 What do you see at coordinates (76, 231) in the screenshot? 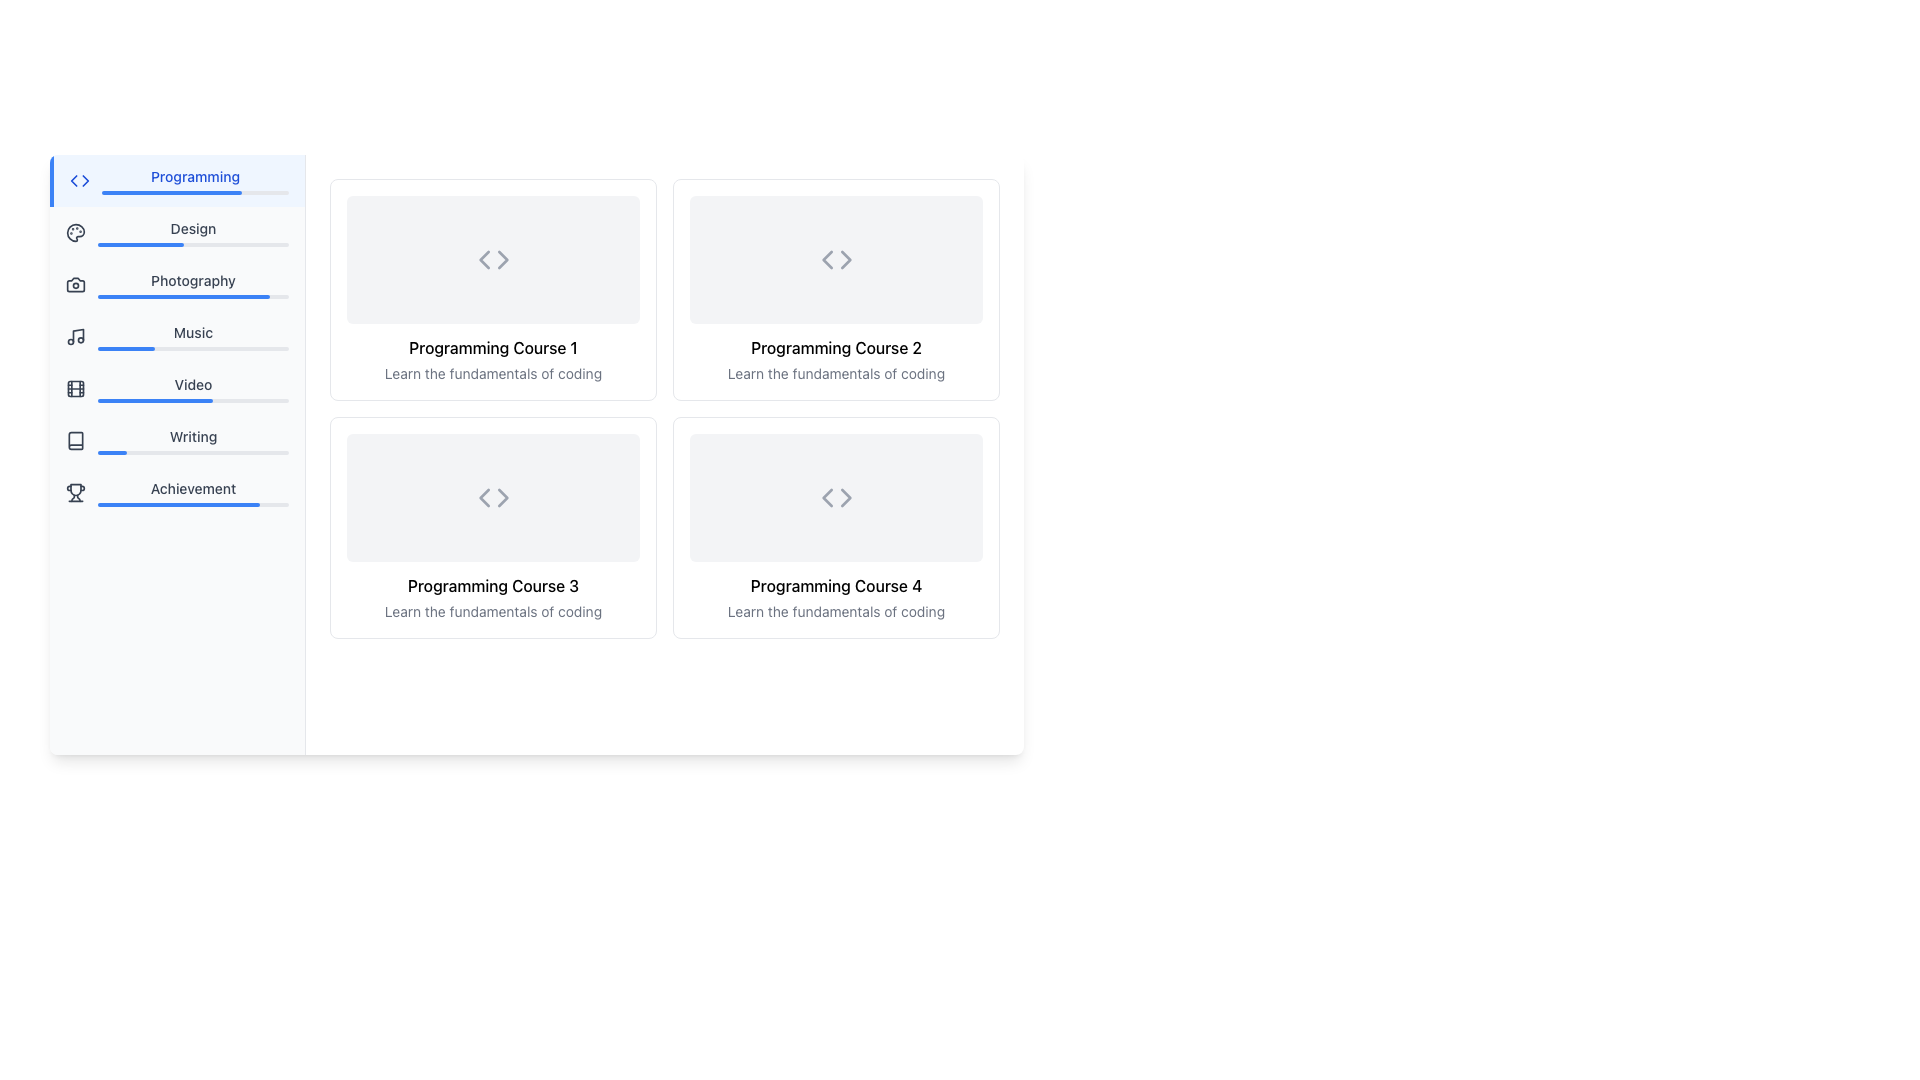
I see `the palette icon in the sidebar that represents the 'Design' section, located next to the 'Design' label` at bounding box center [76, 231].